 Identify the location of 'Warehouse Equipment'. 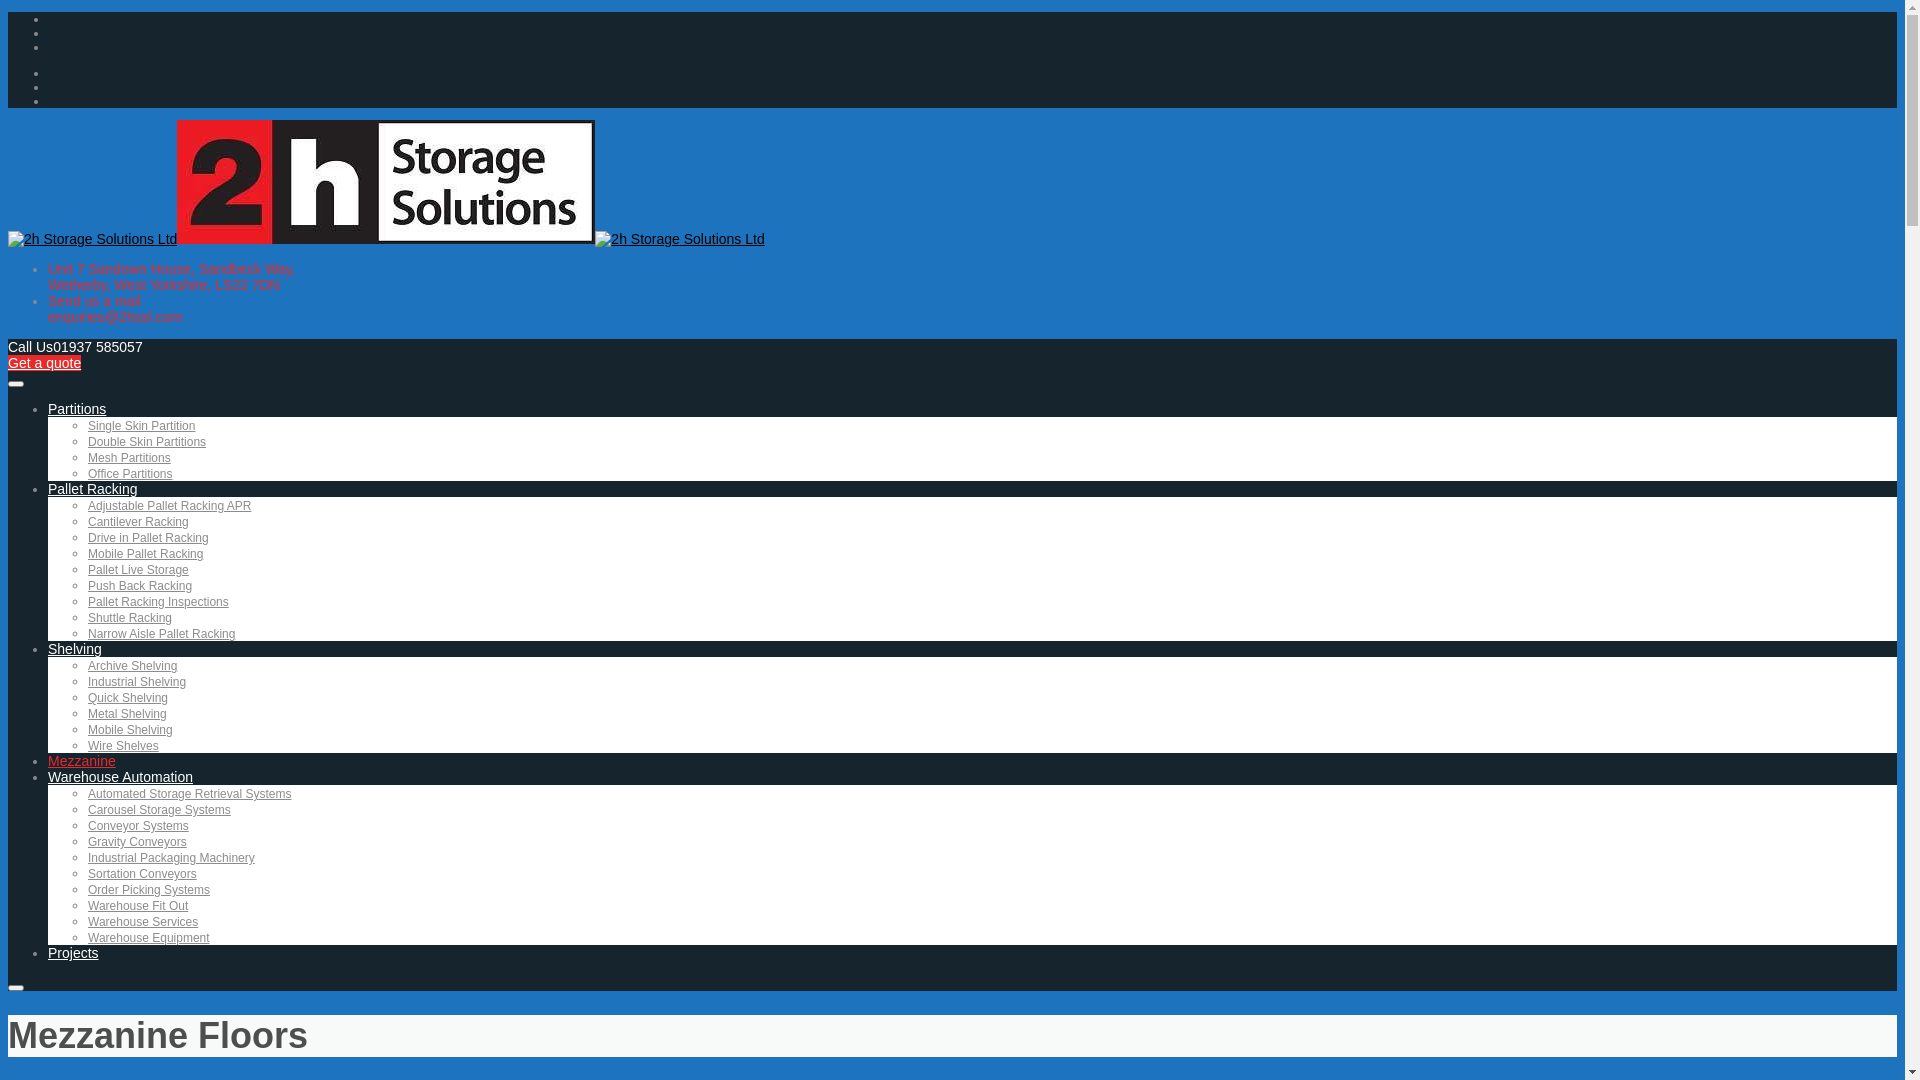
(147, 937).